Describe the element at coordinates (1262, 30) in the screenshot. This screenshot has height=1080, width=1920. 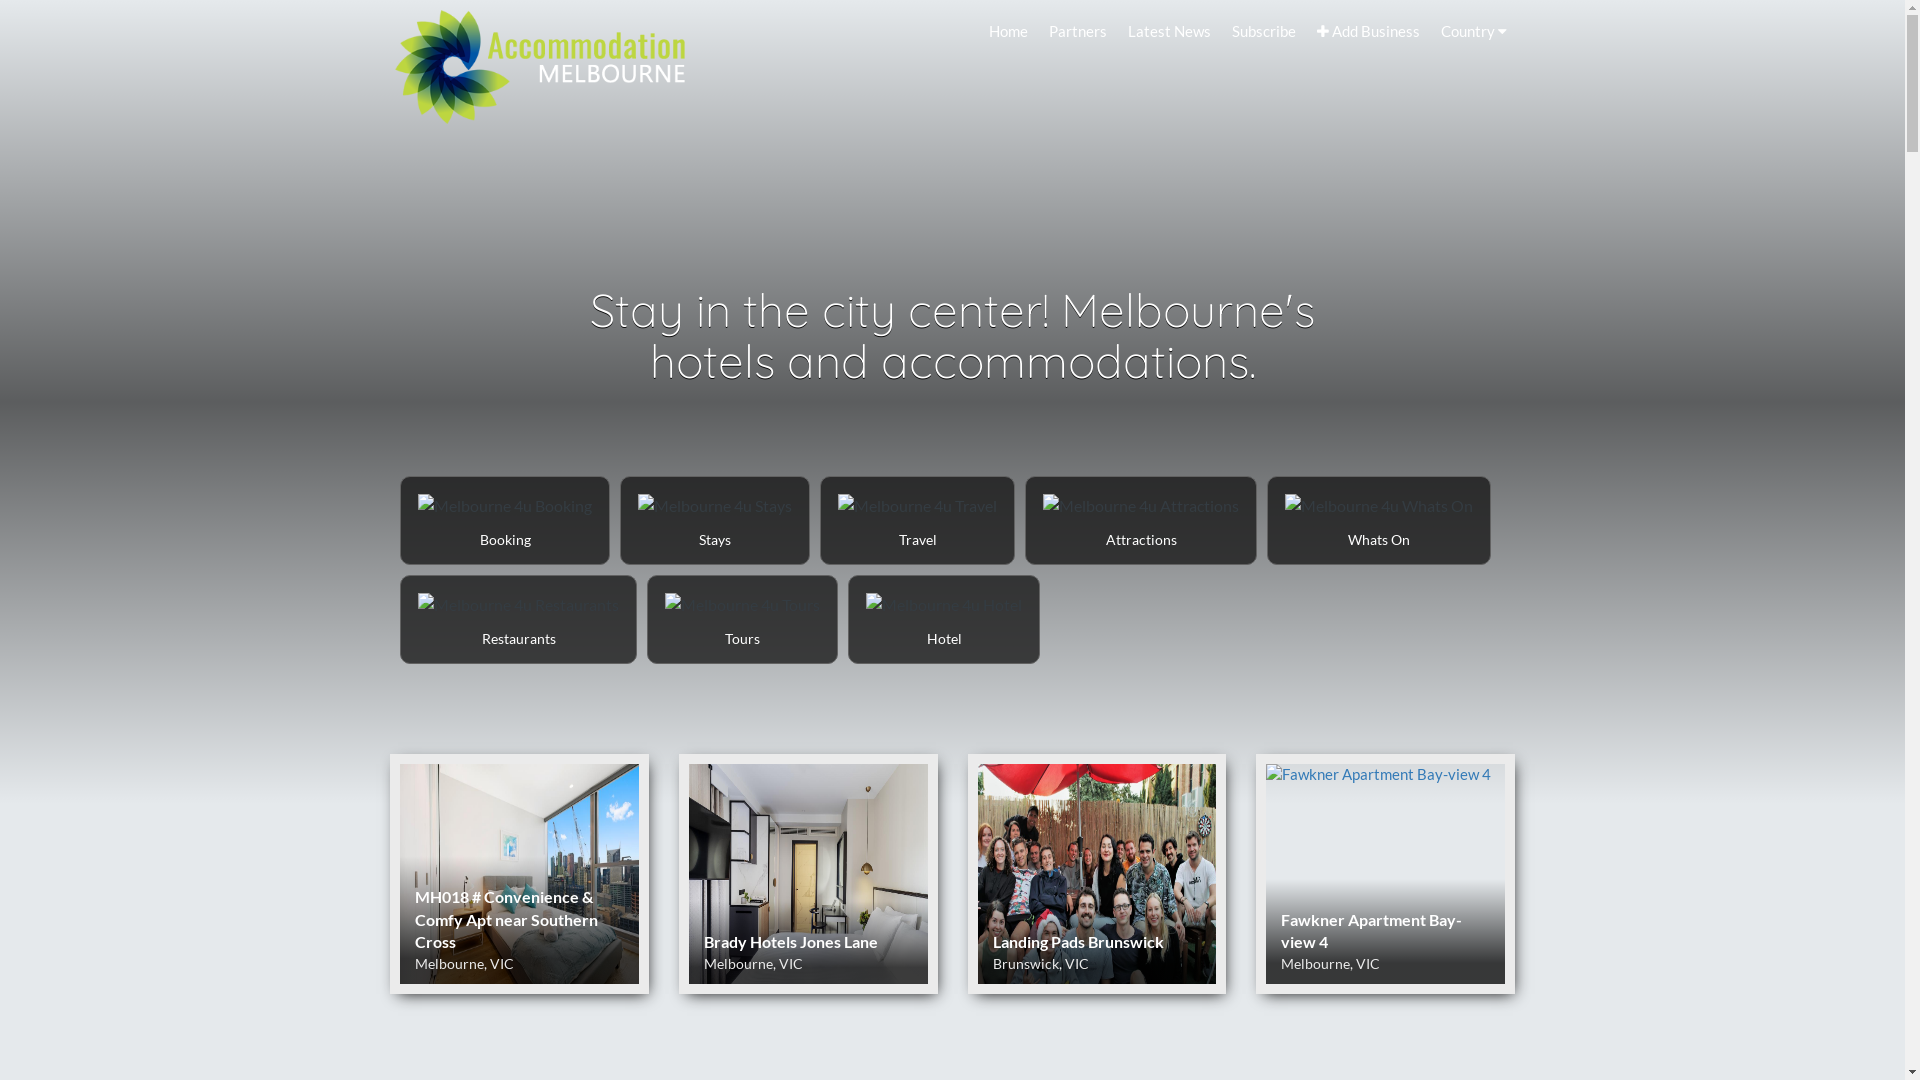
I see `'Subscribe'` at that location.